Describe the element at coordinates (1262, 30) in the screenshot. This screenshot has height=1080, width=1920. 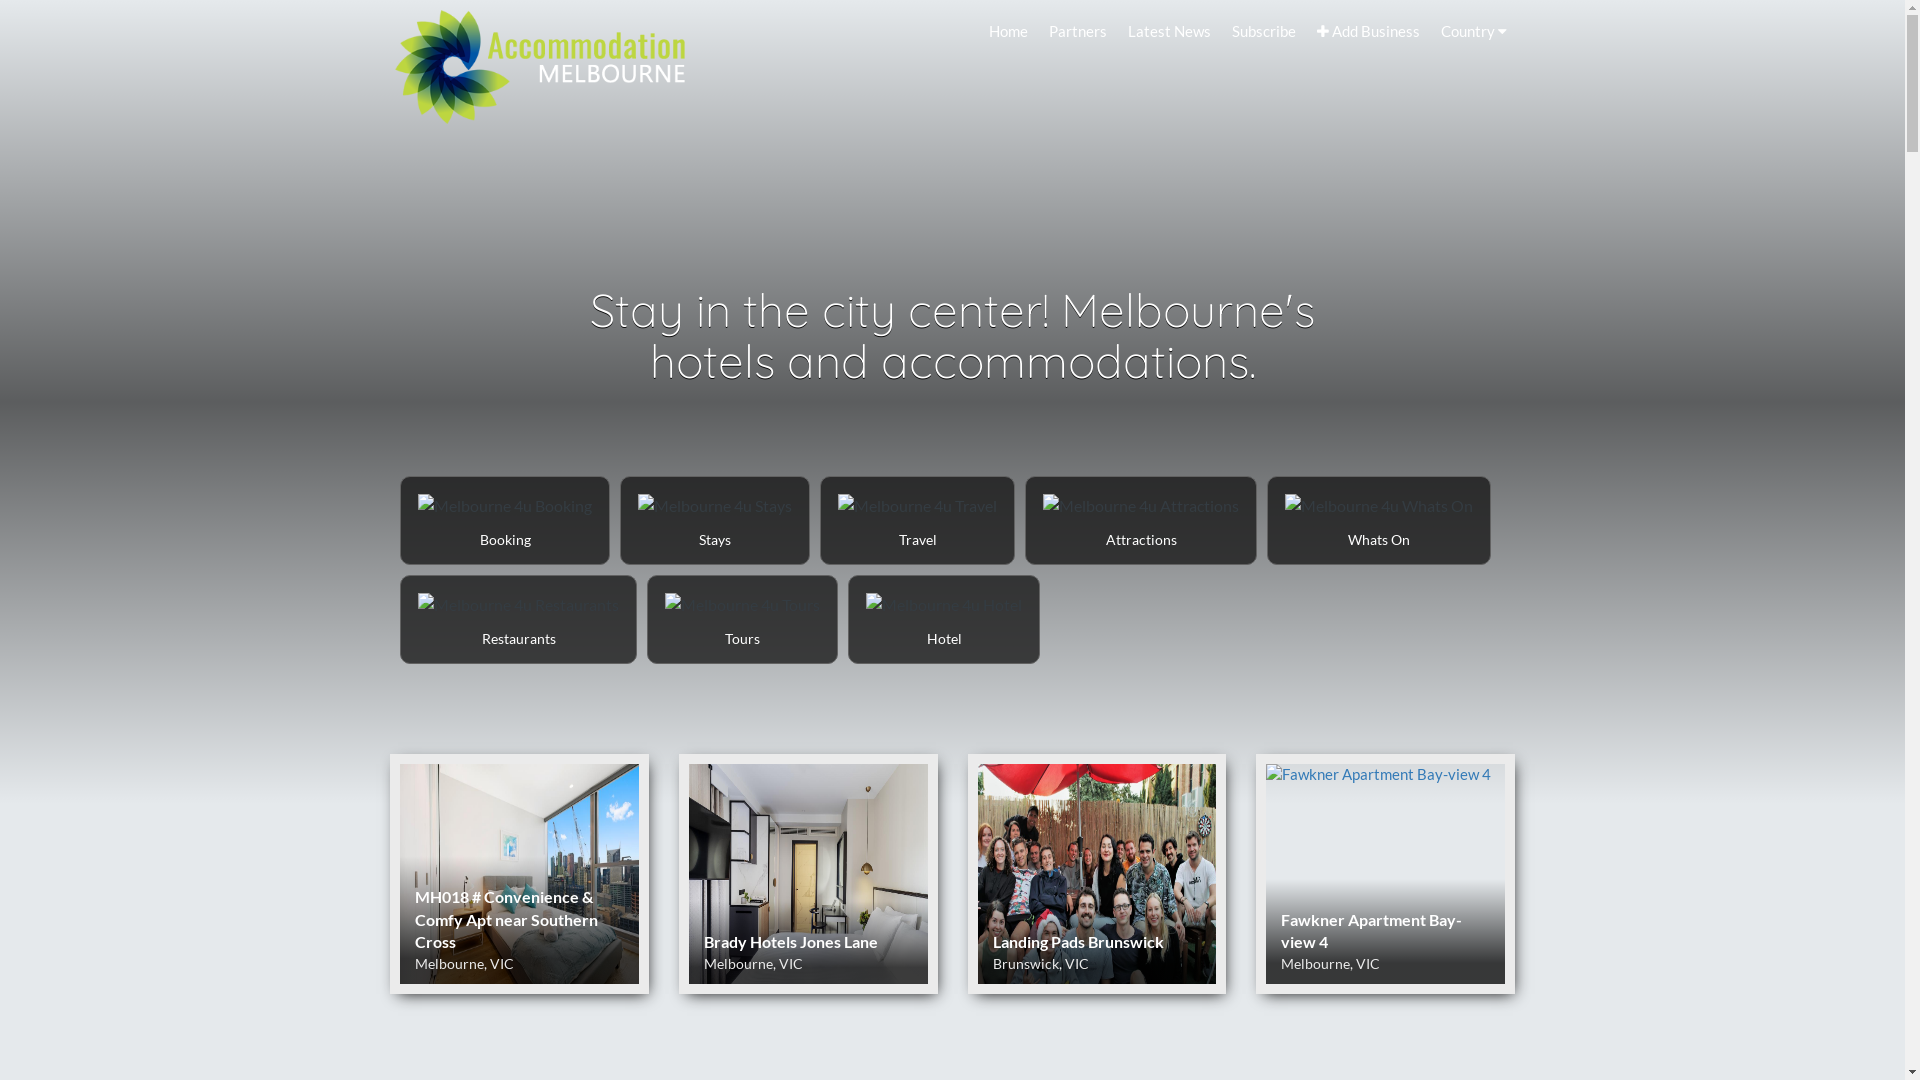
I see `'Subscribe'` at that location.